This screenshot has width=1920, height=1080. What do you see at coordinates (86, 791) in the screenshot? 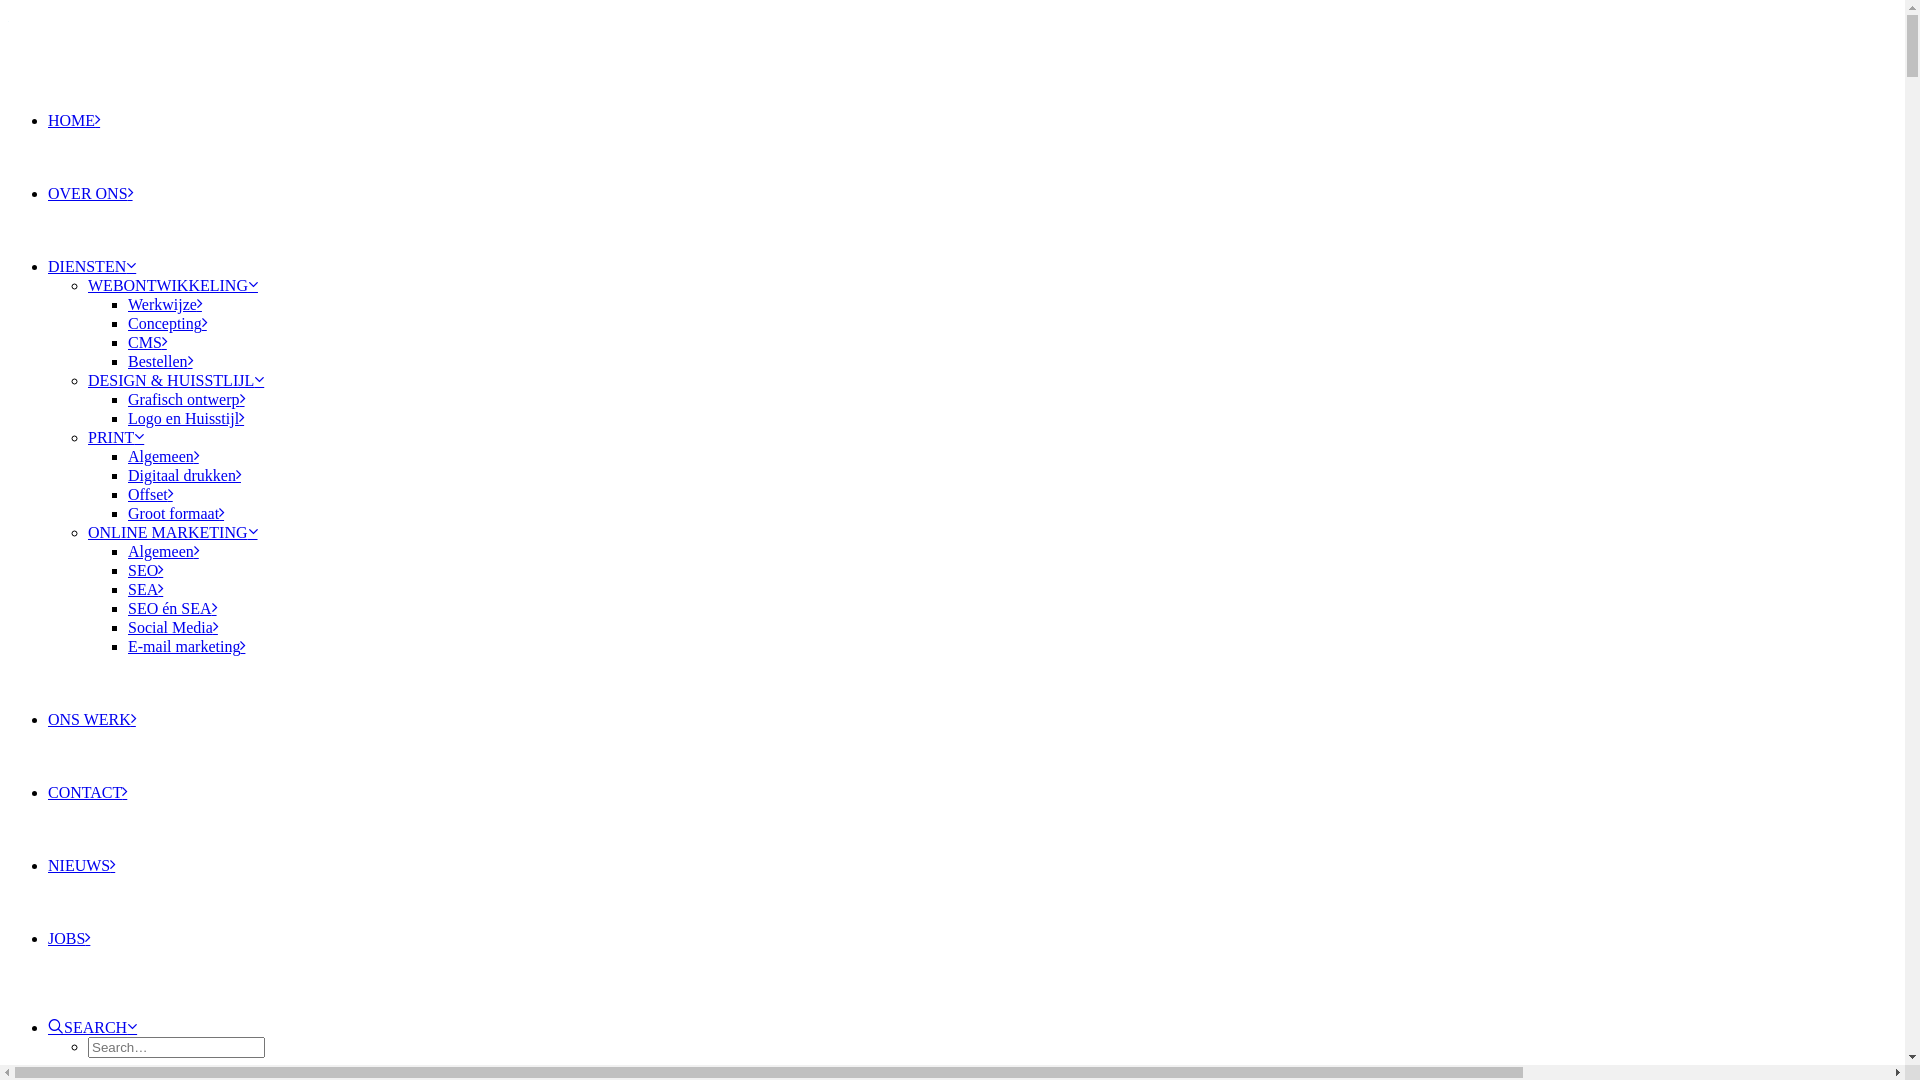
I see `'CONTACT'` at bounding box center [86, 791].